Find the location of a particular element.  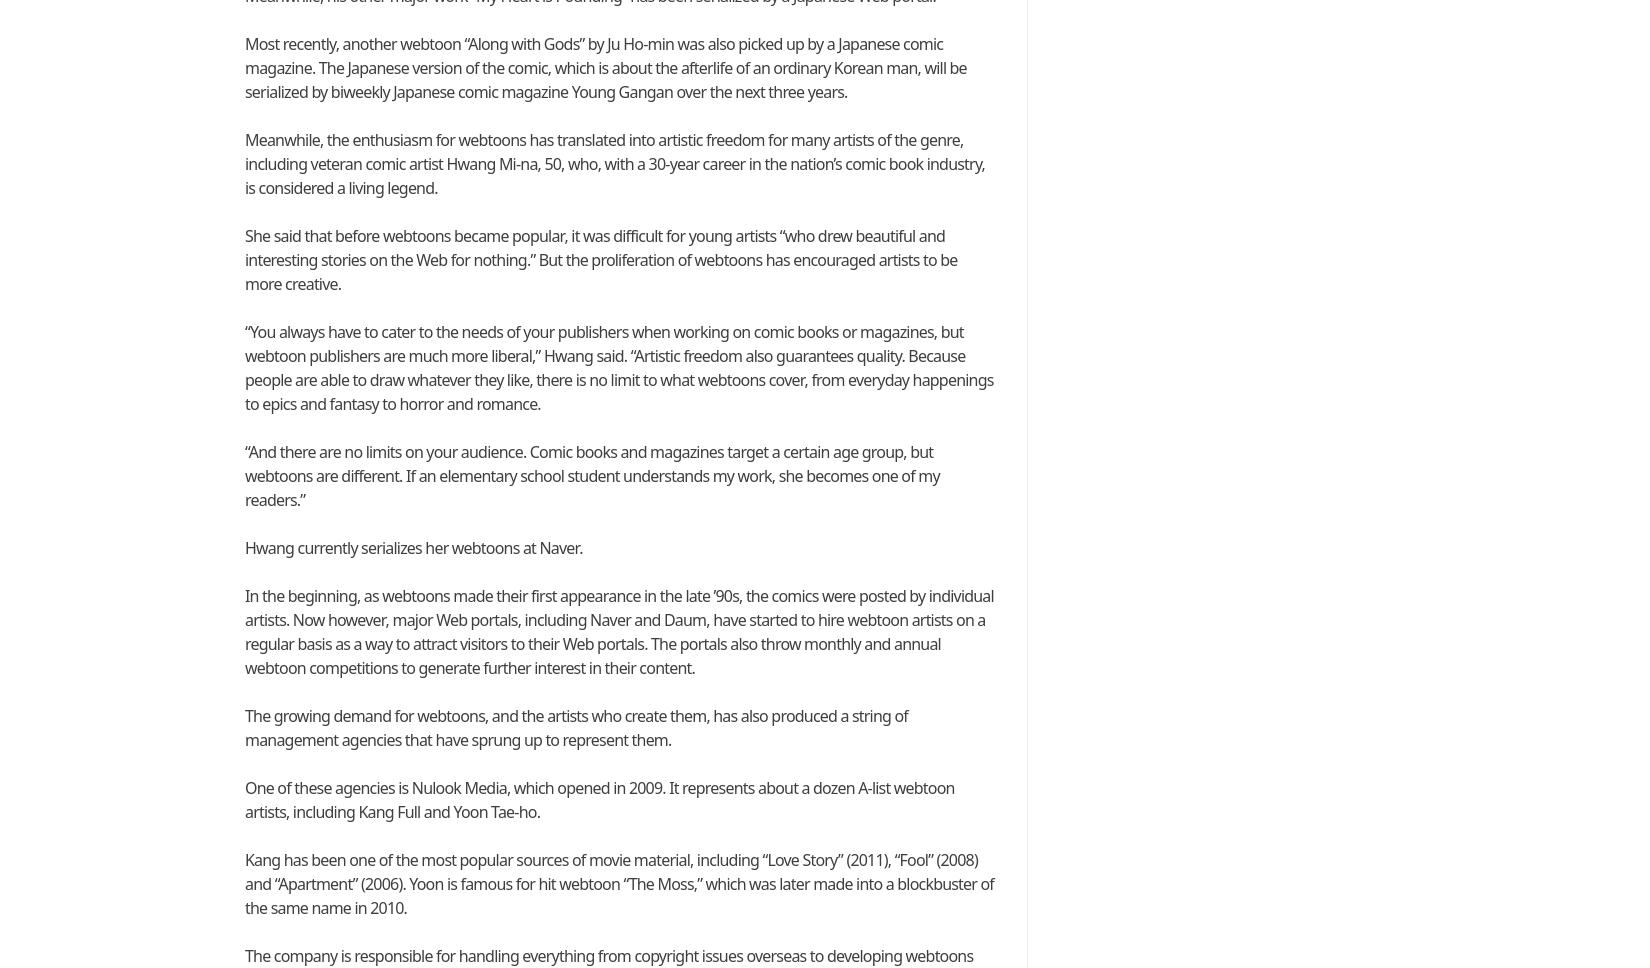

'Kang has been one of the most popular sources of movie material, including “Love Story” (2011), “Fool” (2008) and “Apartment” (2006). Yoon is famous for hit webtoon “The Moss,” which was later made into a blockbuster of the same name in 2010.' is located at coordinates (618, 882).